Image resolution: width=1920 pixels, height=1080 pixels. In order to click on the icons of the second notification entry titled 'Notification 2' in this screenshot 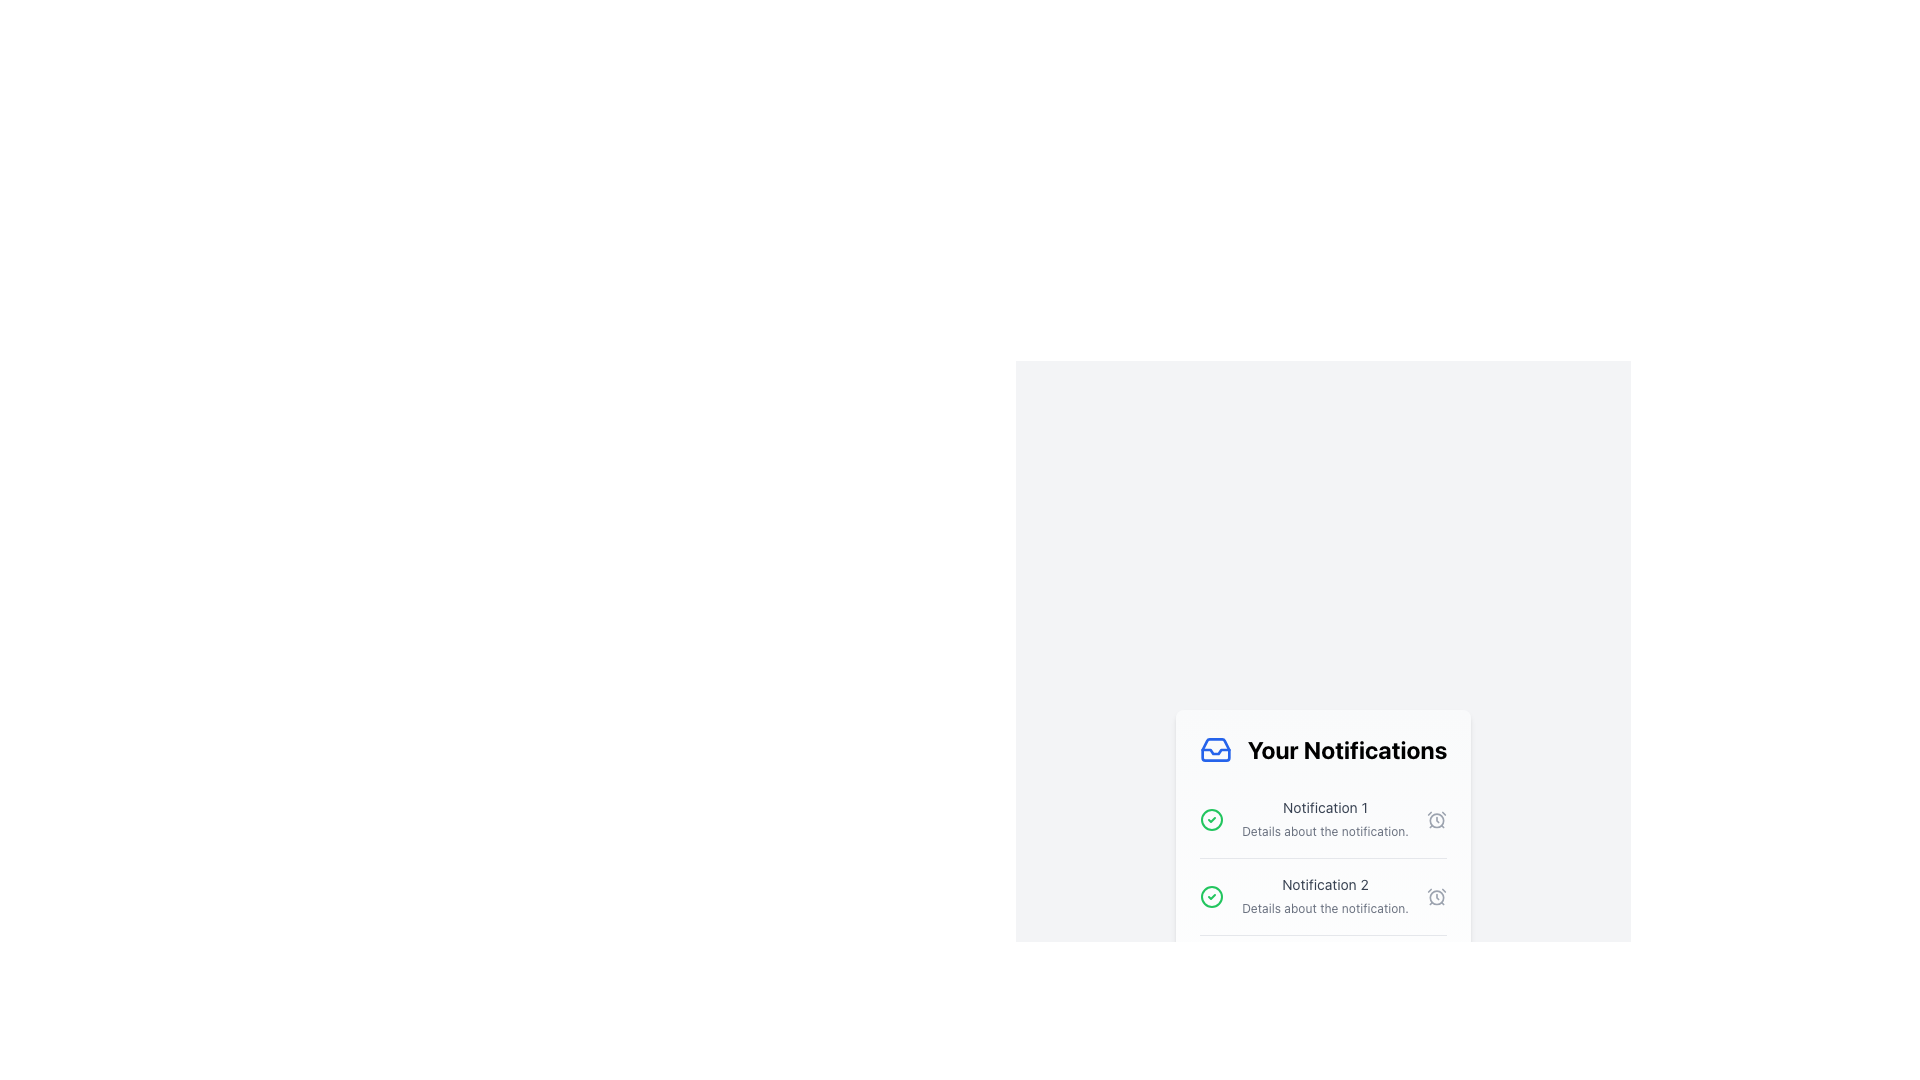, I will do `click(1323, 895)`.